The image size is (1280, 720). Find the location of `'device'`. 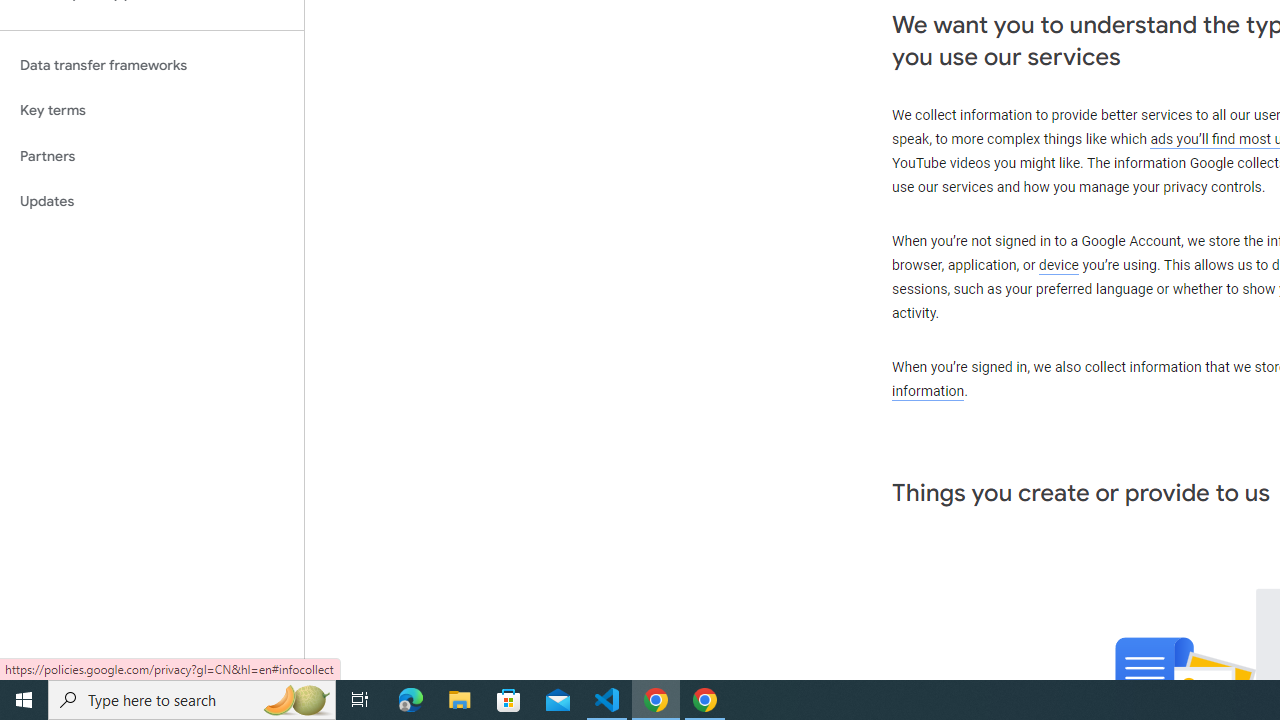

'device' is located at coordinates (1058, 264).